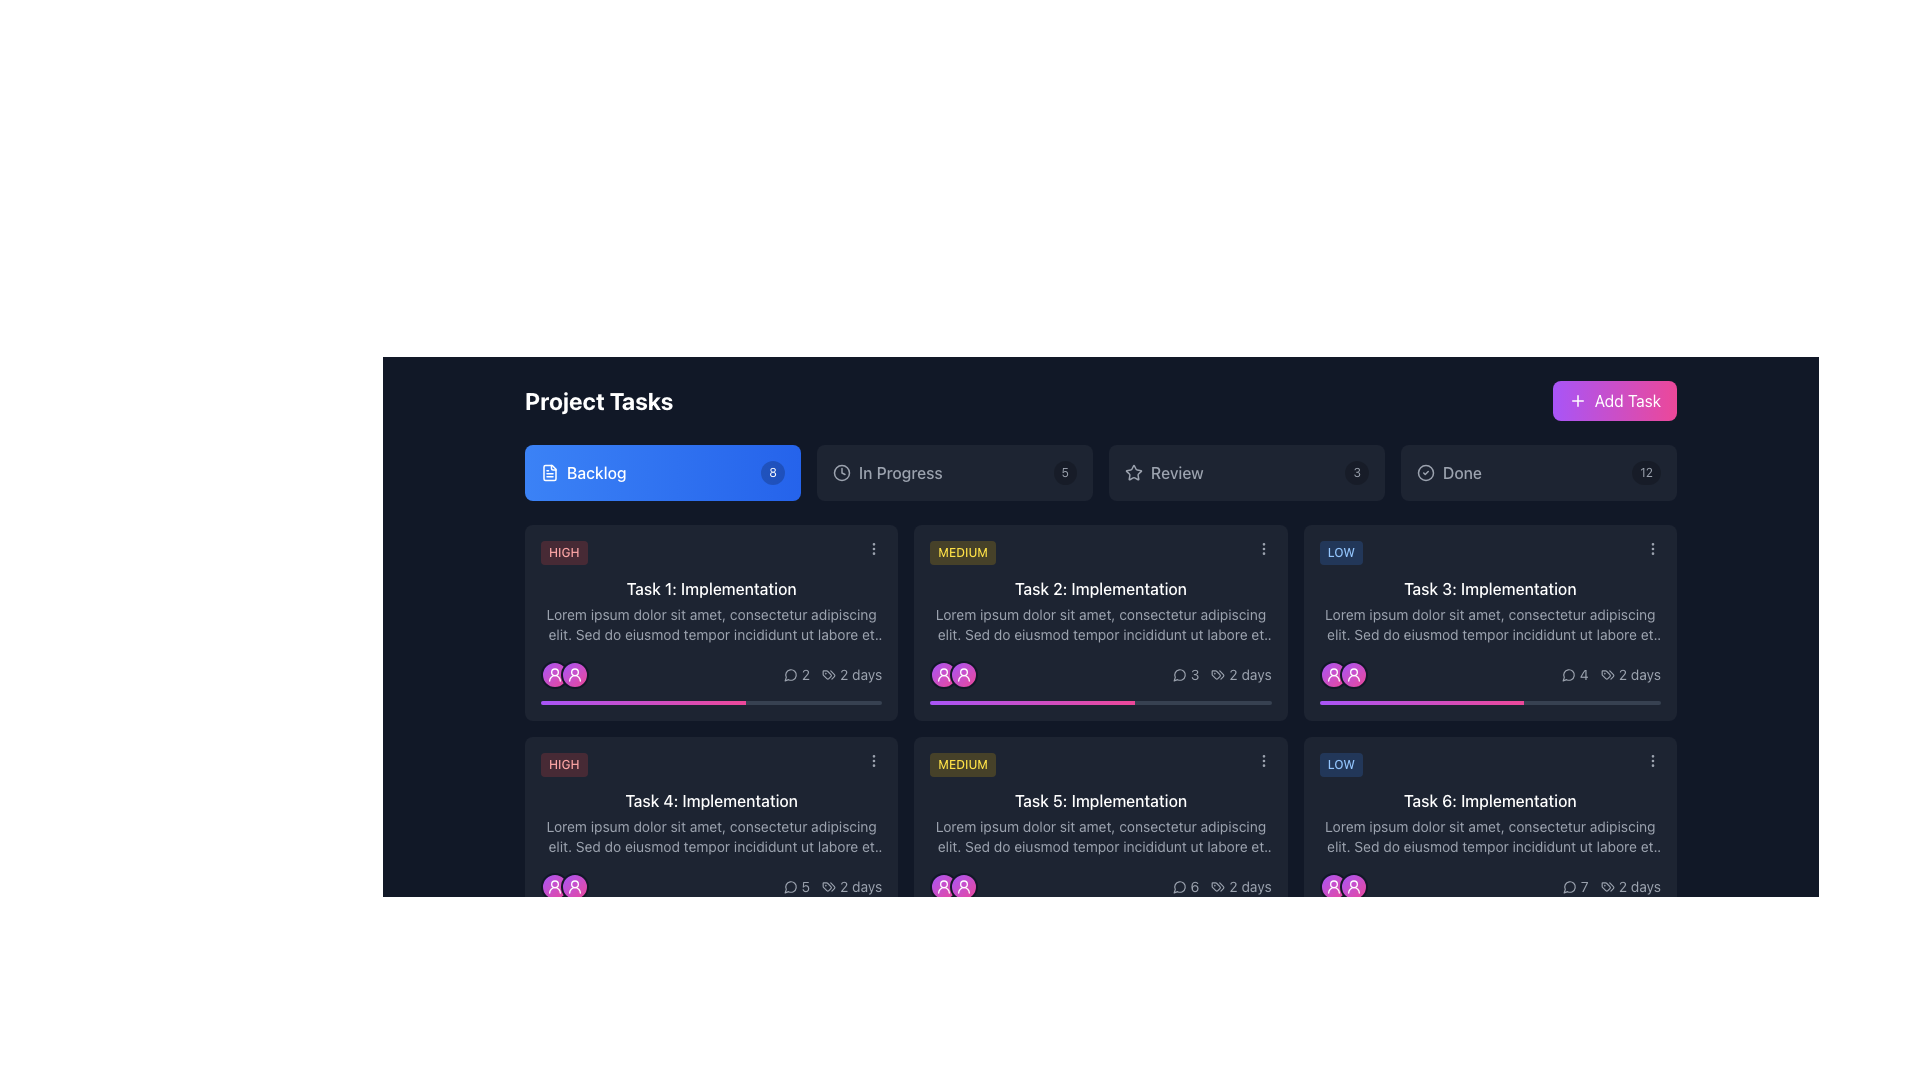 The image size is (1920, 1080). I want to click on the small circular icon resembling a speech bubble or chat symbol located within the 'Task 2: Implementation' card under the 'In Progress' section, so click(1179, 675).